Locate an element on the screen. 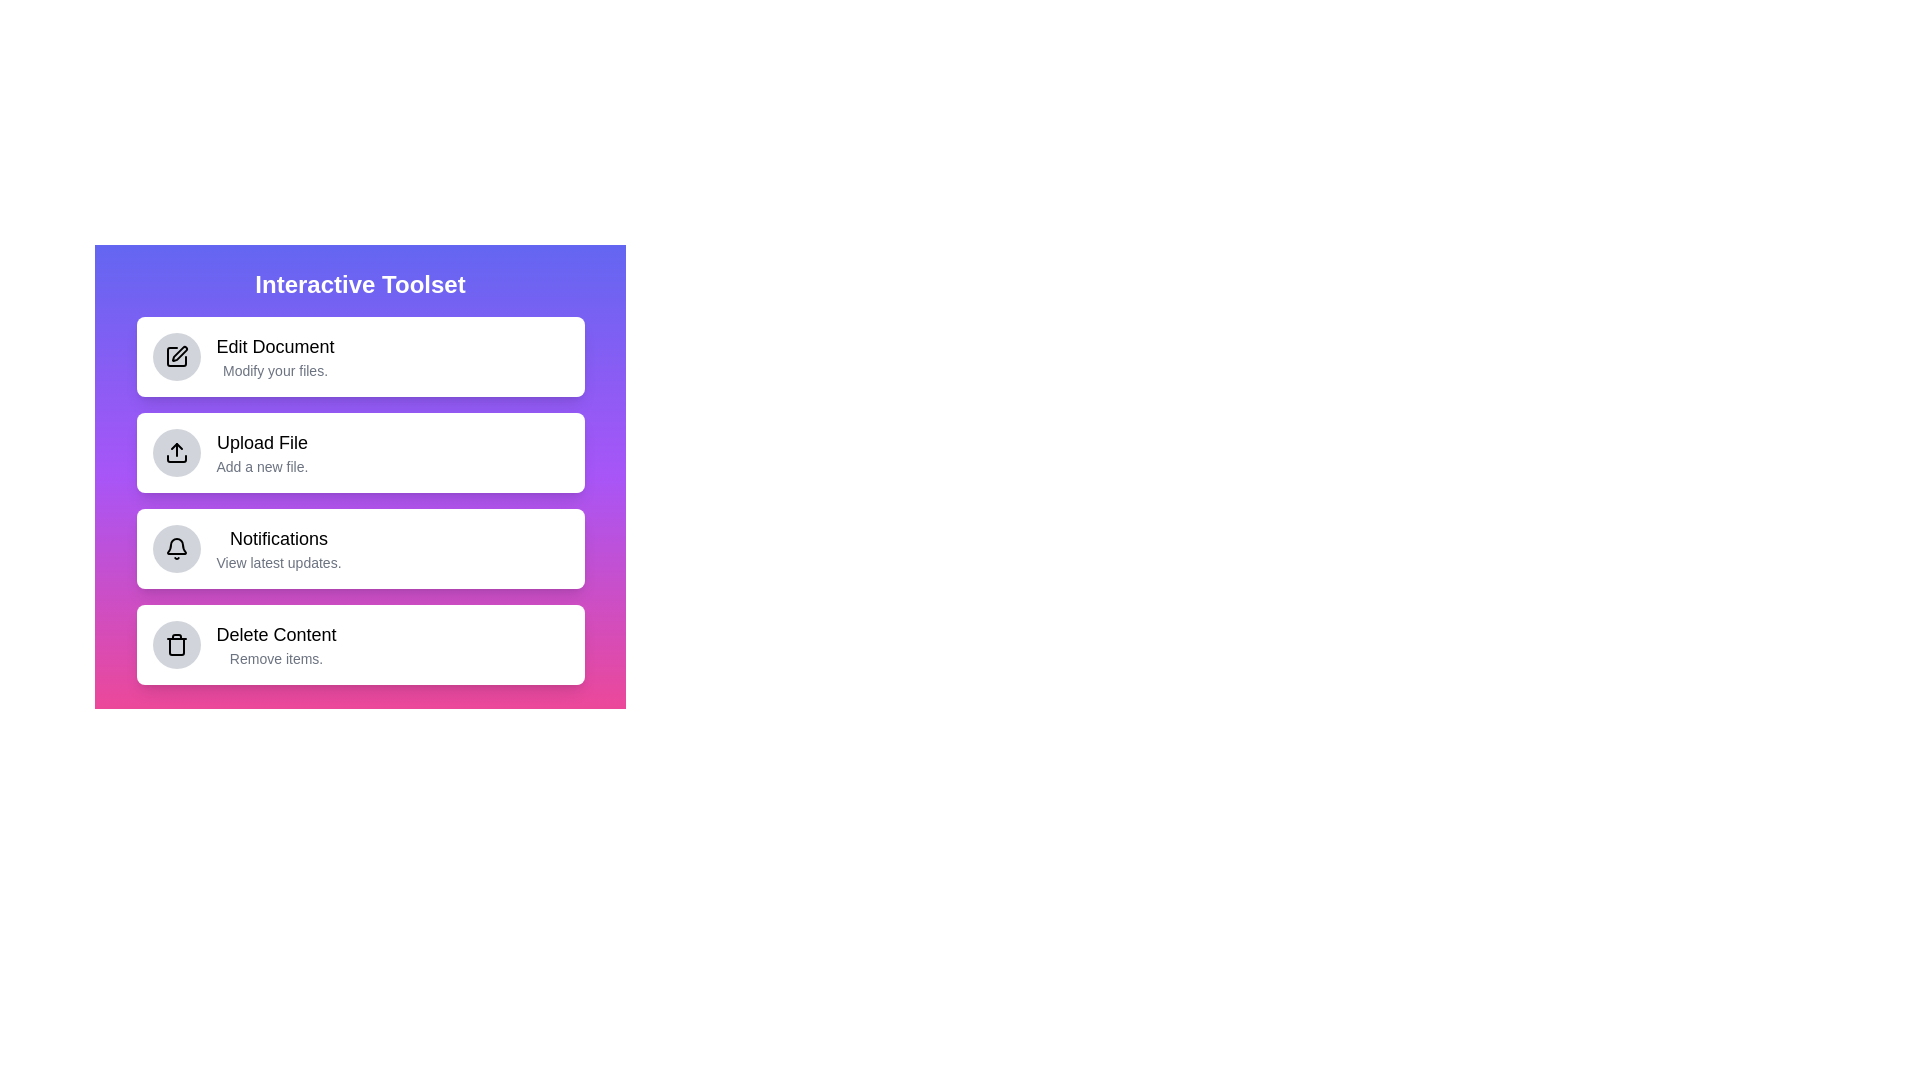 The image size is (1920, 1080). the menu item labeled 'Edit Document' to read its description is located at coordinates (360, 356).